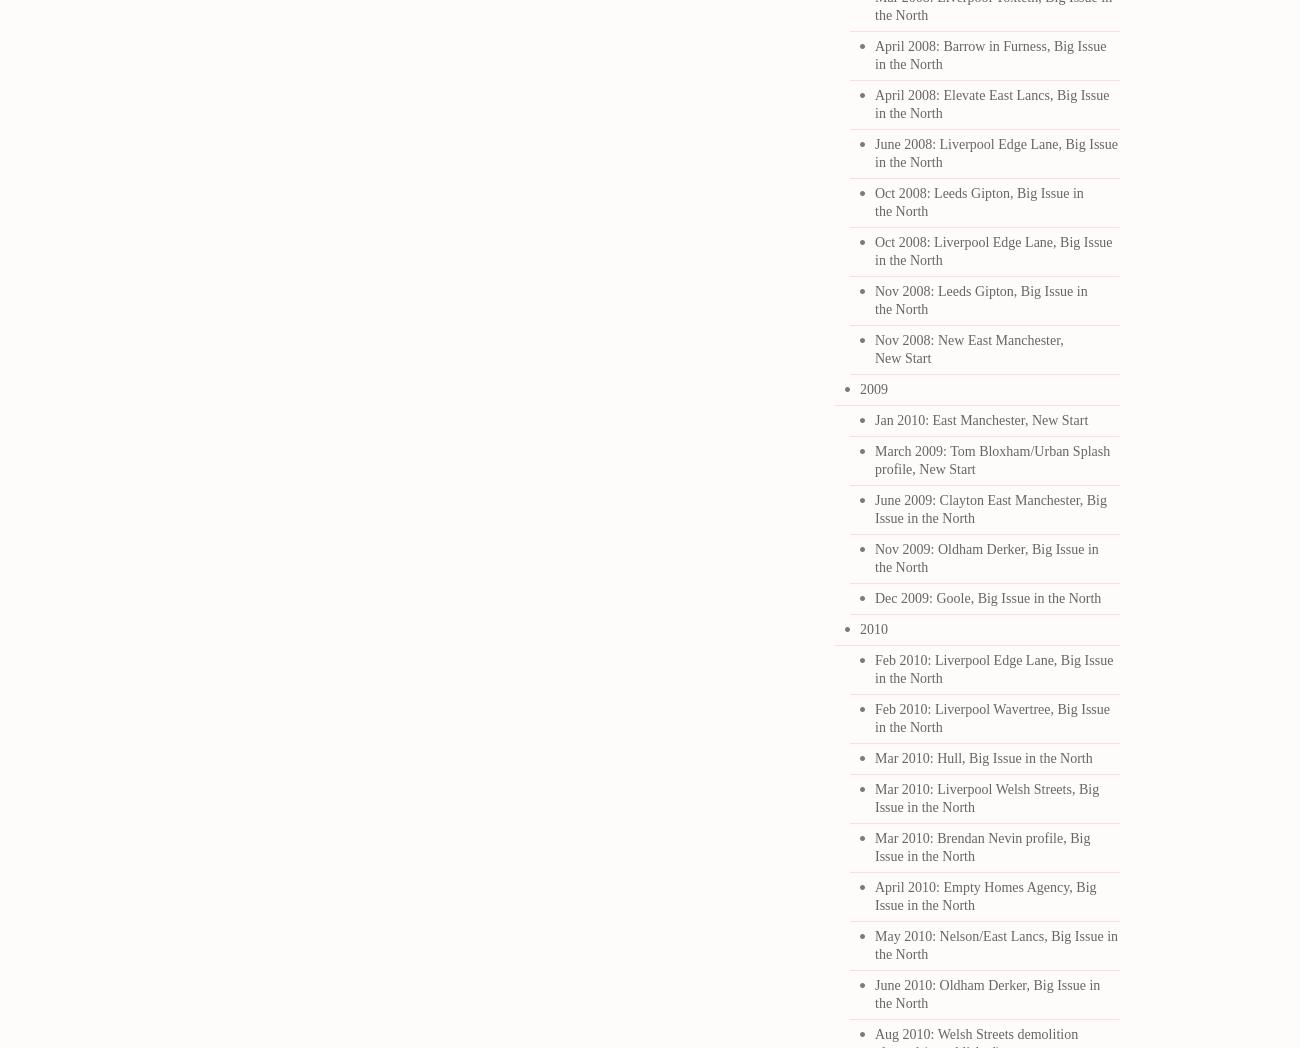 The width and height of the screenshot is (1300, 1048). I want to click on 'May 2010: Nelson/East Lancs, Big Issue in the North', so click(995, 945).